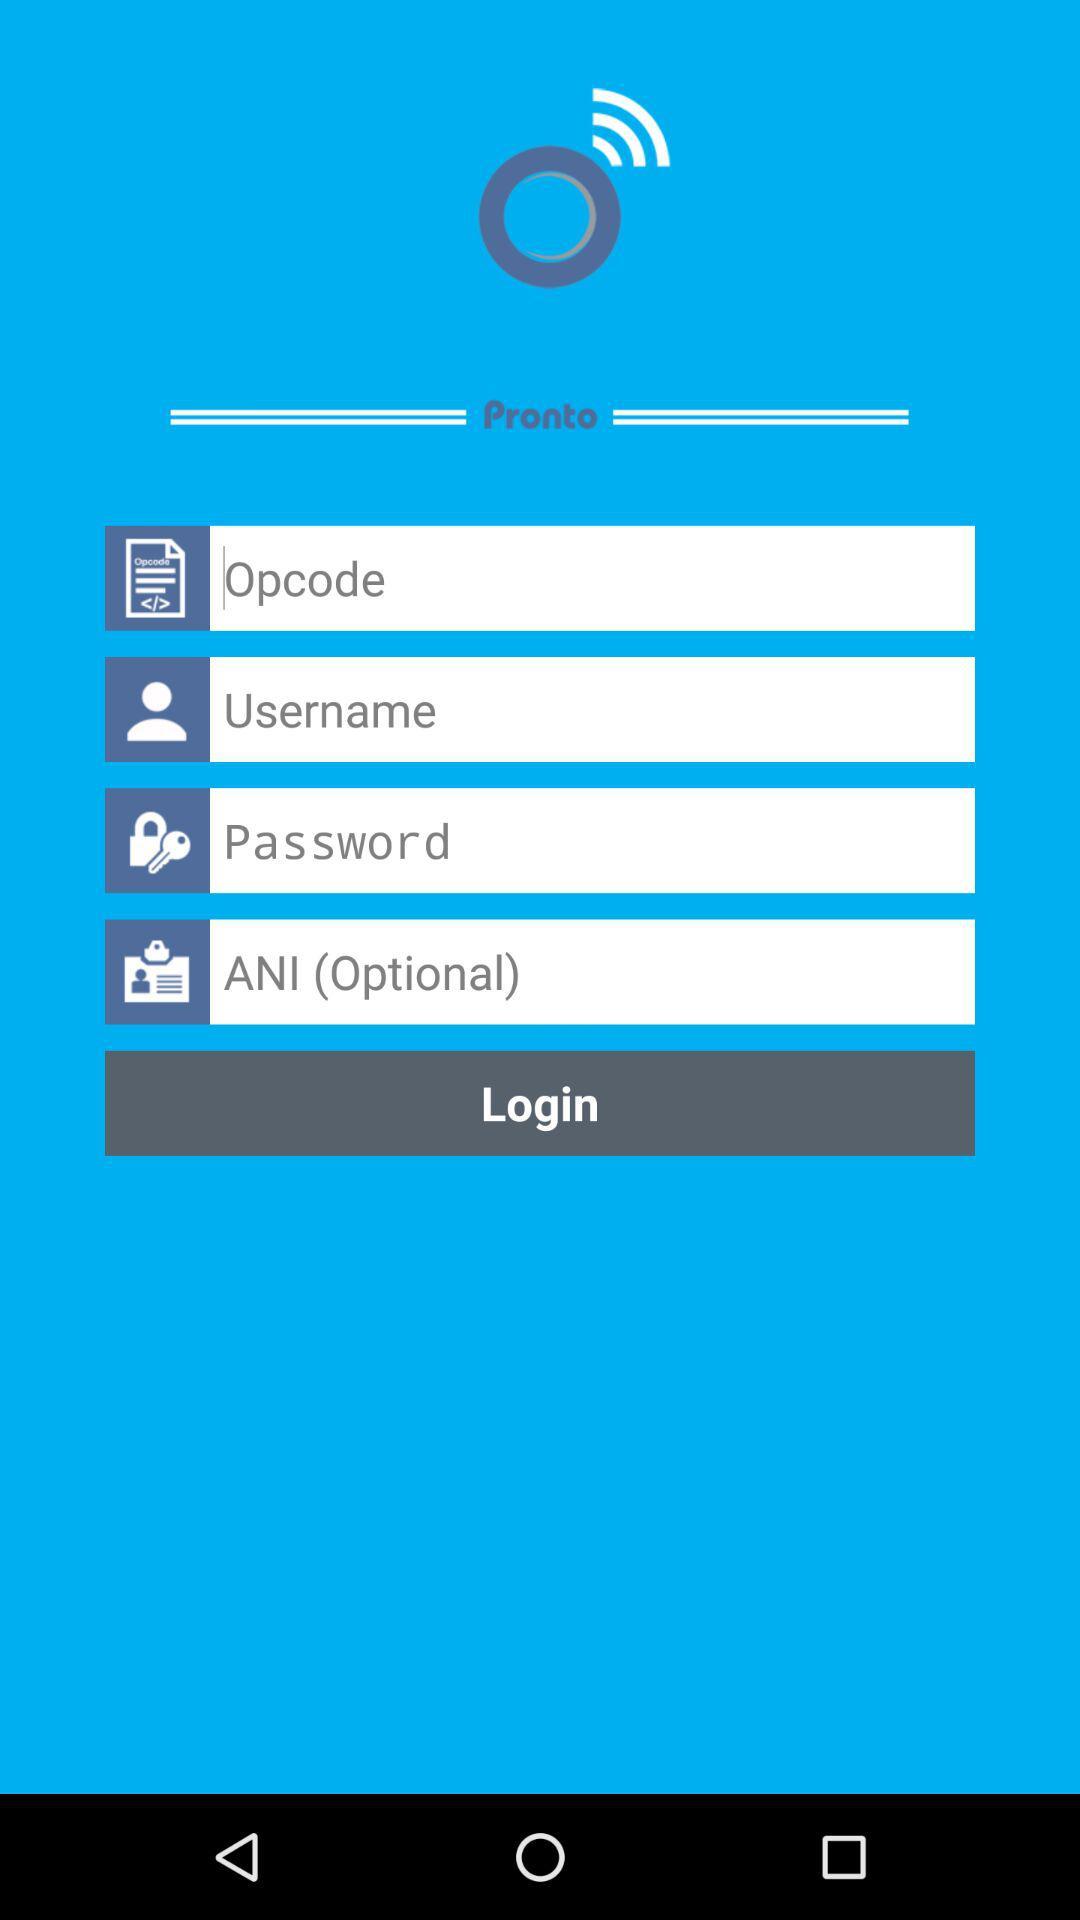 This screenshot has width=1080, height=1920. I want to click on the avatar icon, so click(156, 758).